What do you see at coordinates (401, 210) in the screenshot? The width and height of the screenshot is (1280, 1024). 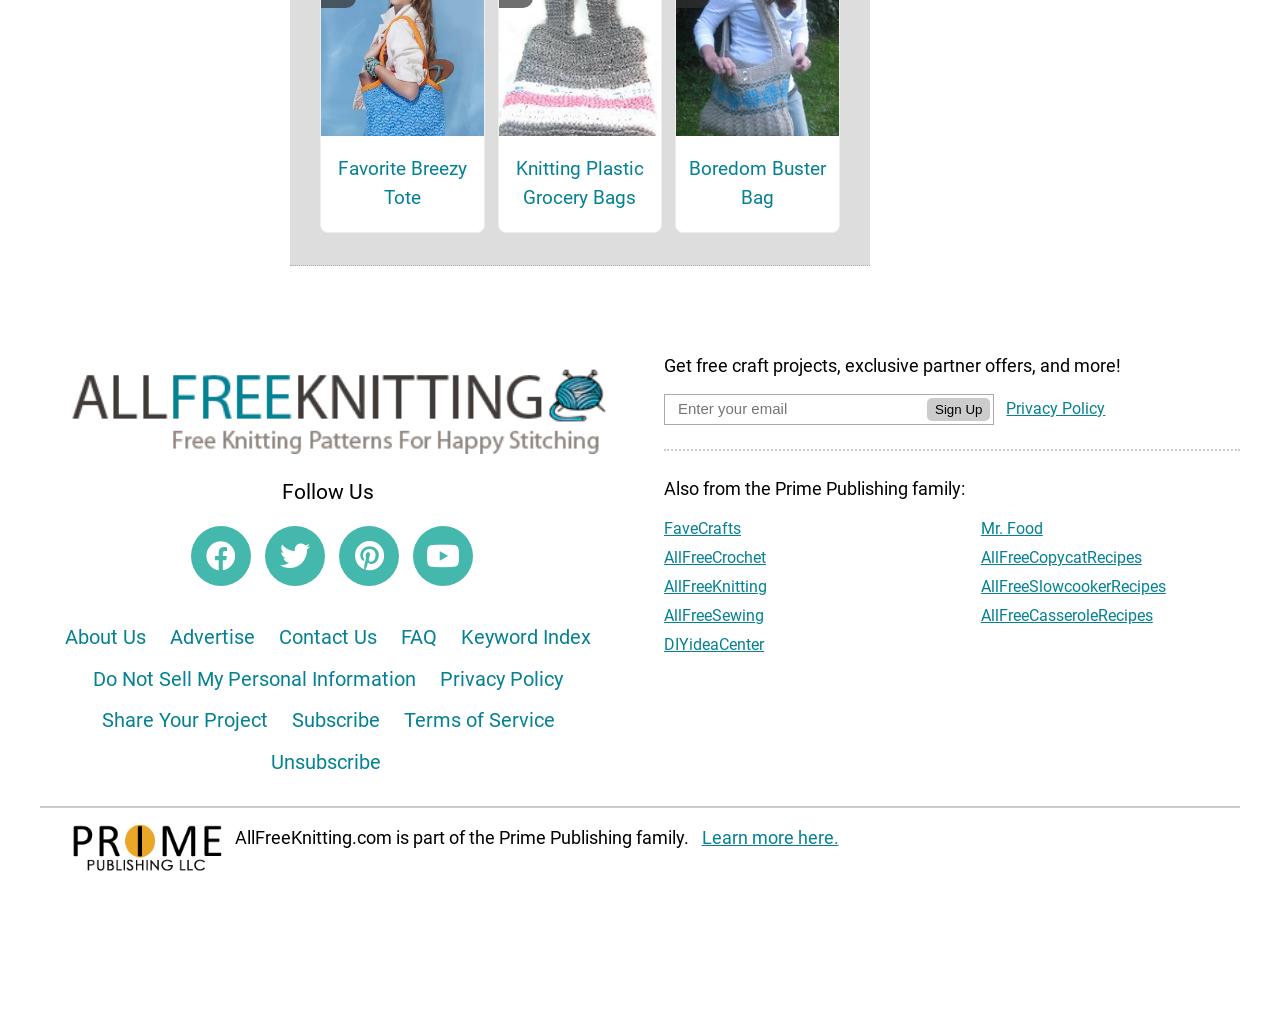 I see `'Favorite Breezy Tote'` at bounding box center [401, 210].